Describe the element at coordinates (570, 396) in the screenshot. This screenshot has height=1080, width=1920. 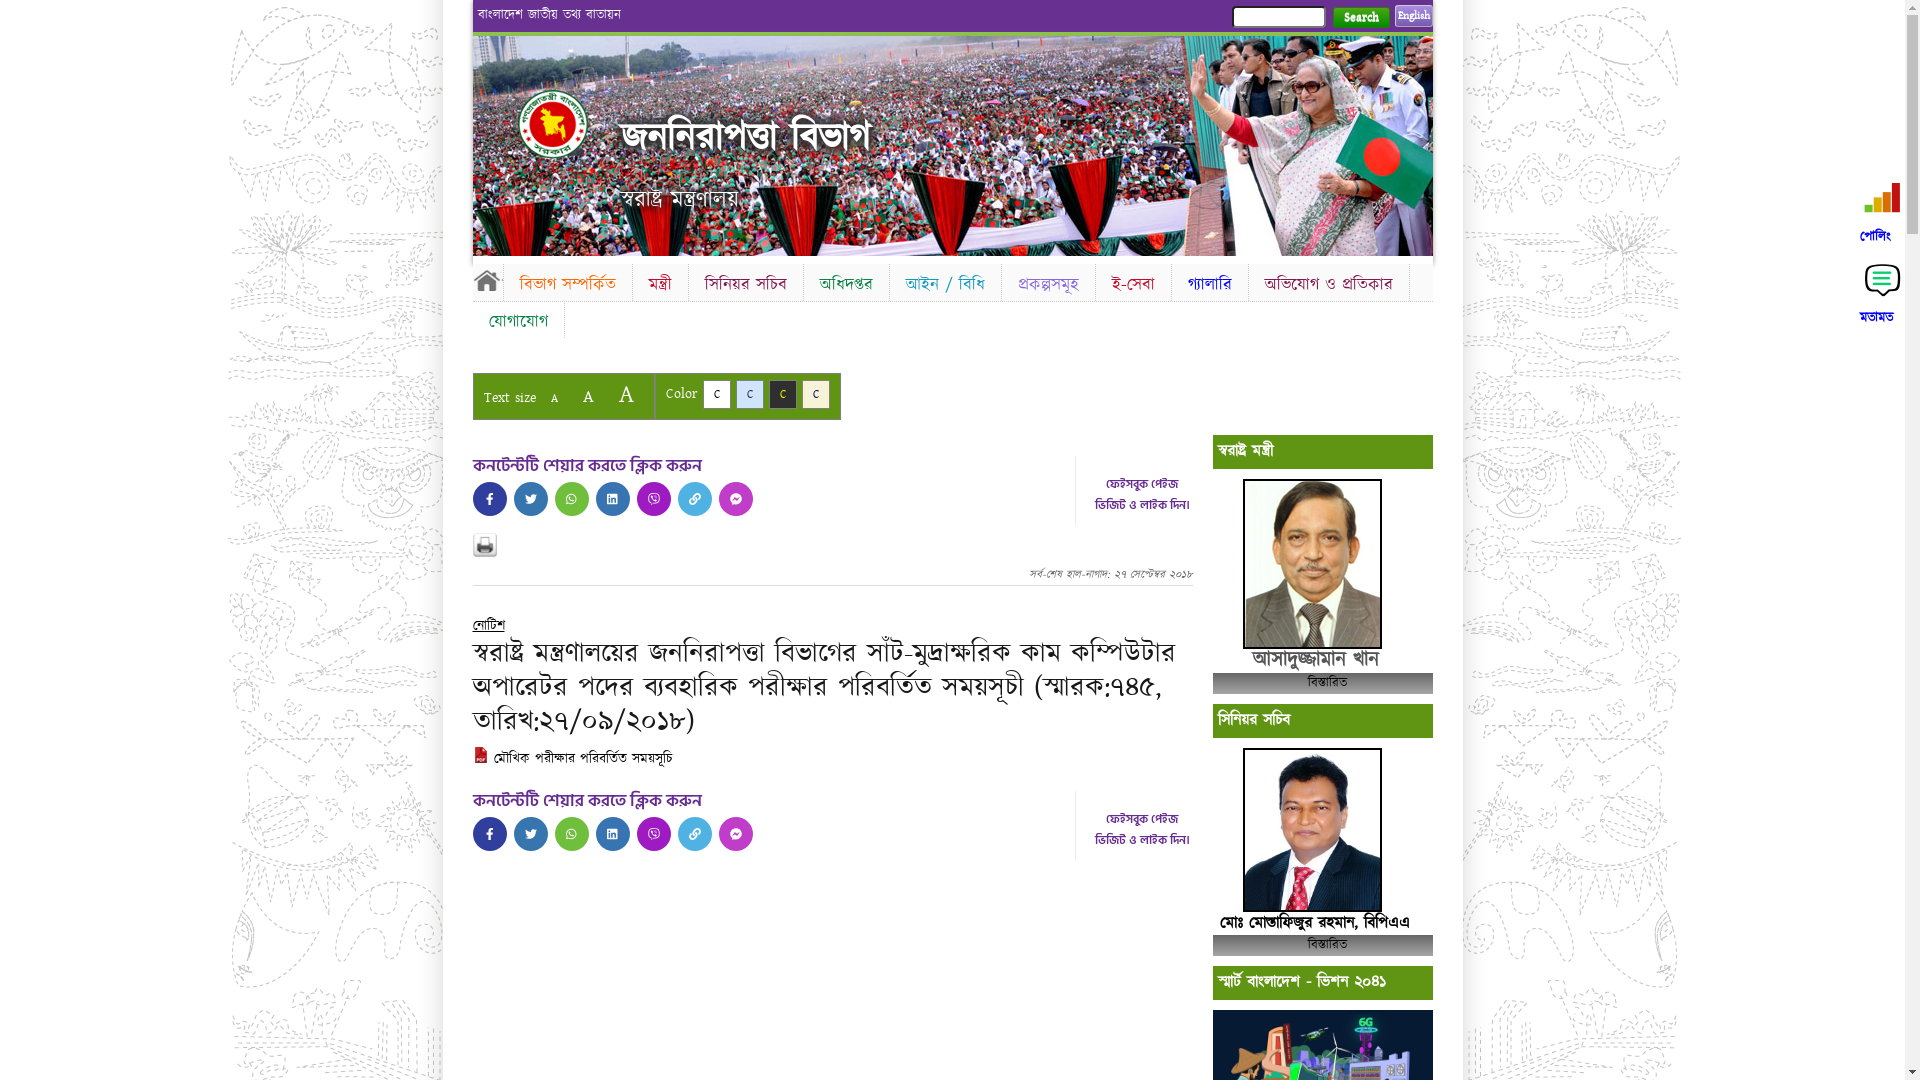
I see `'A'` at that location.